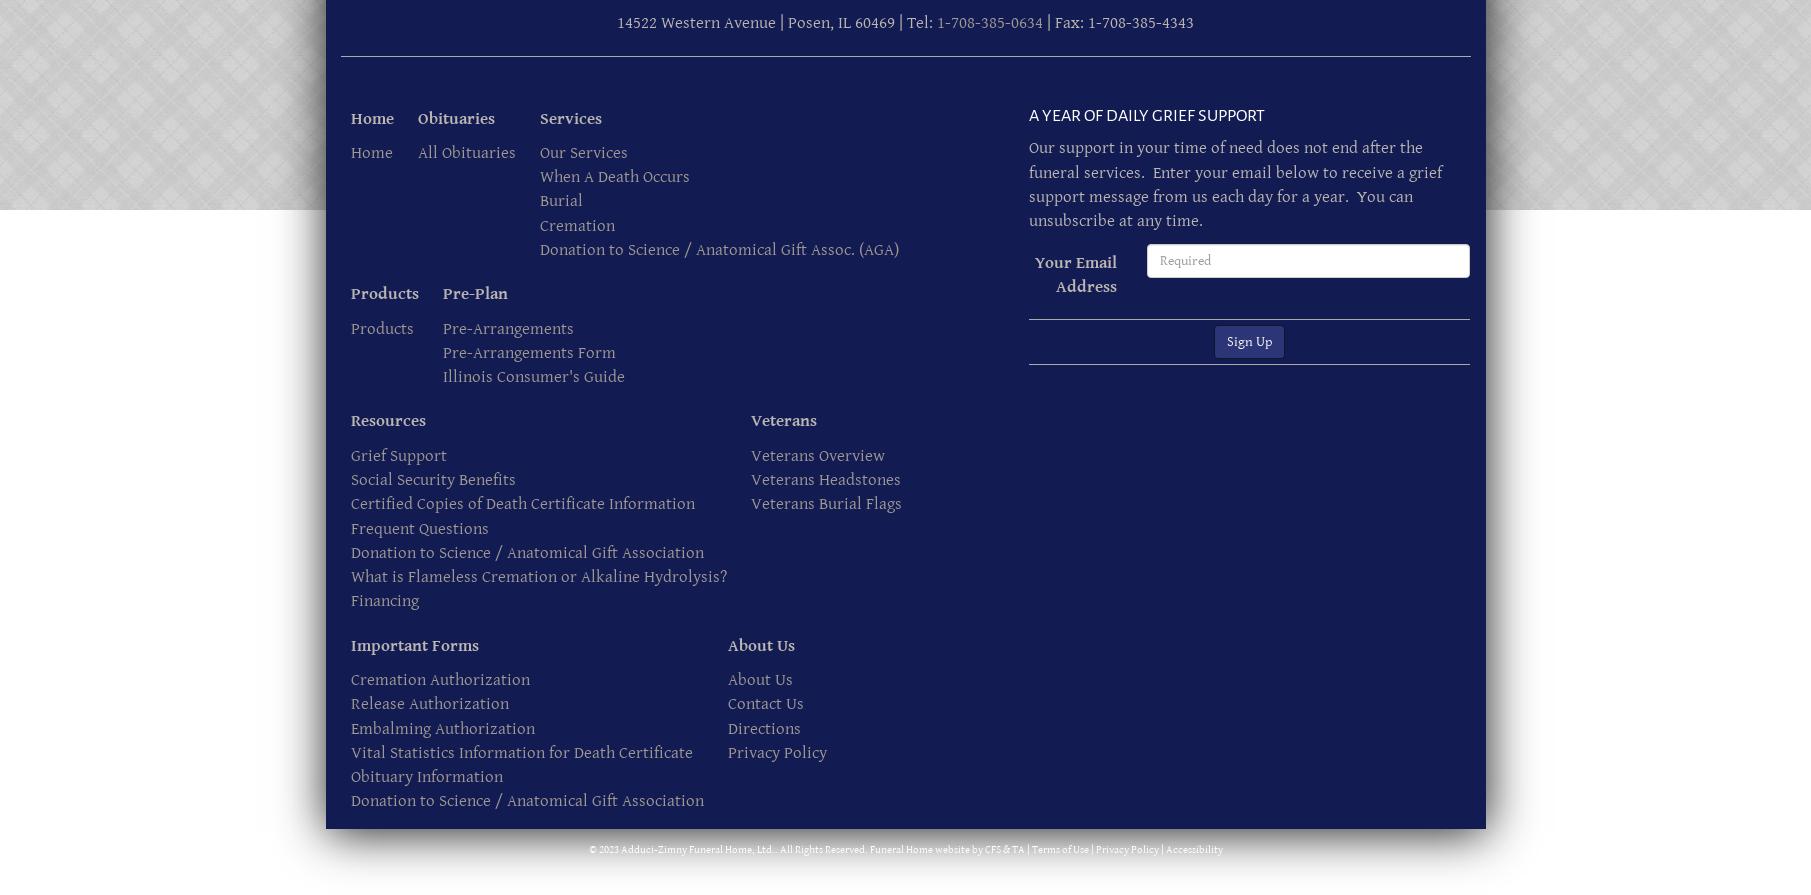  I want to click on '&', so click(1004, 847).